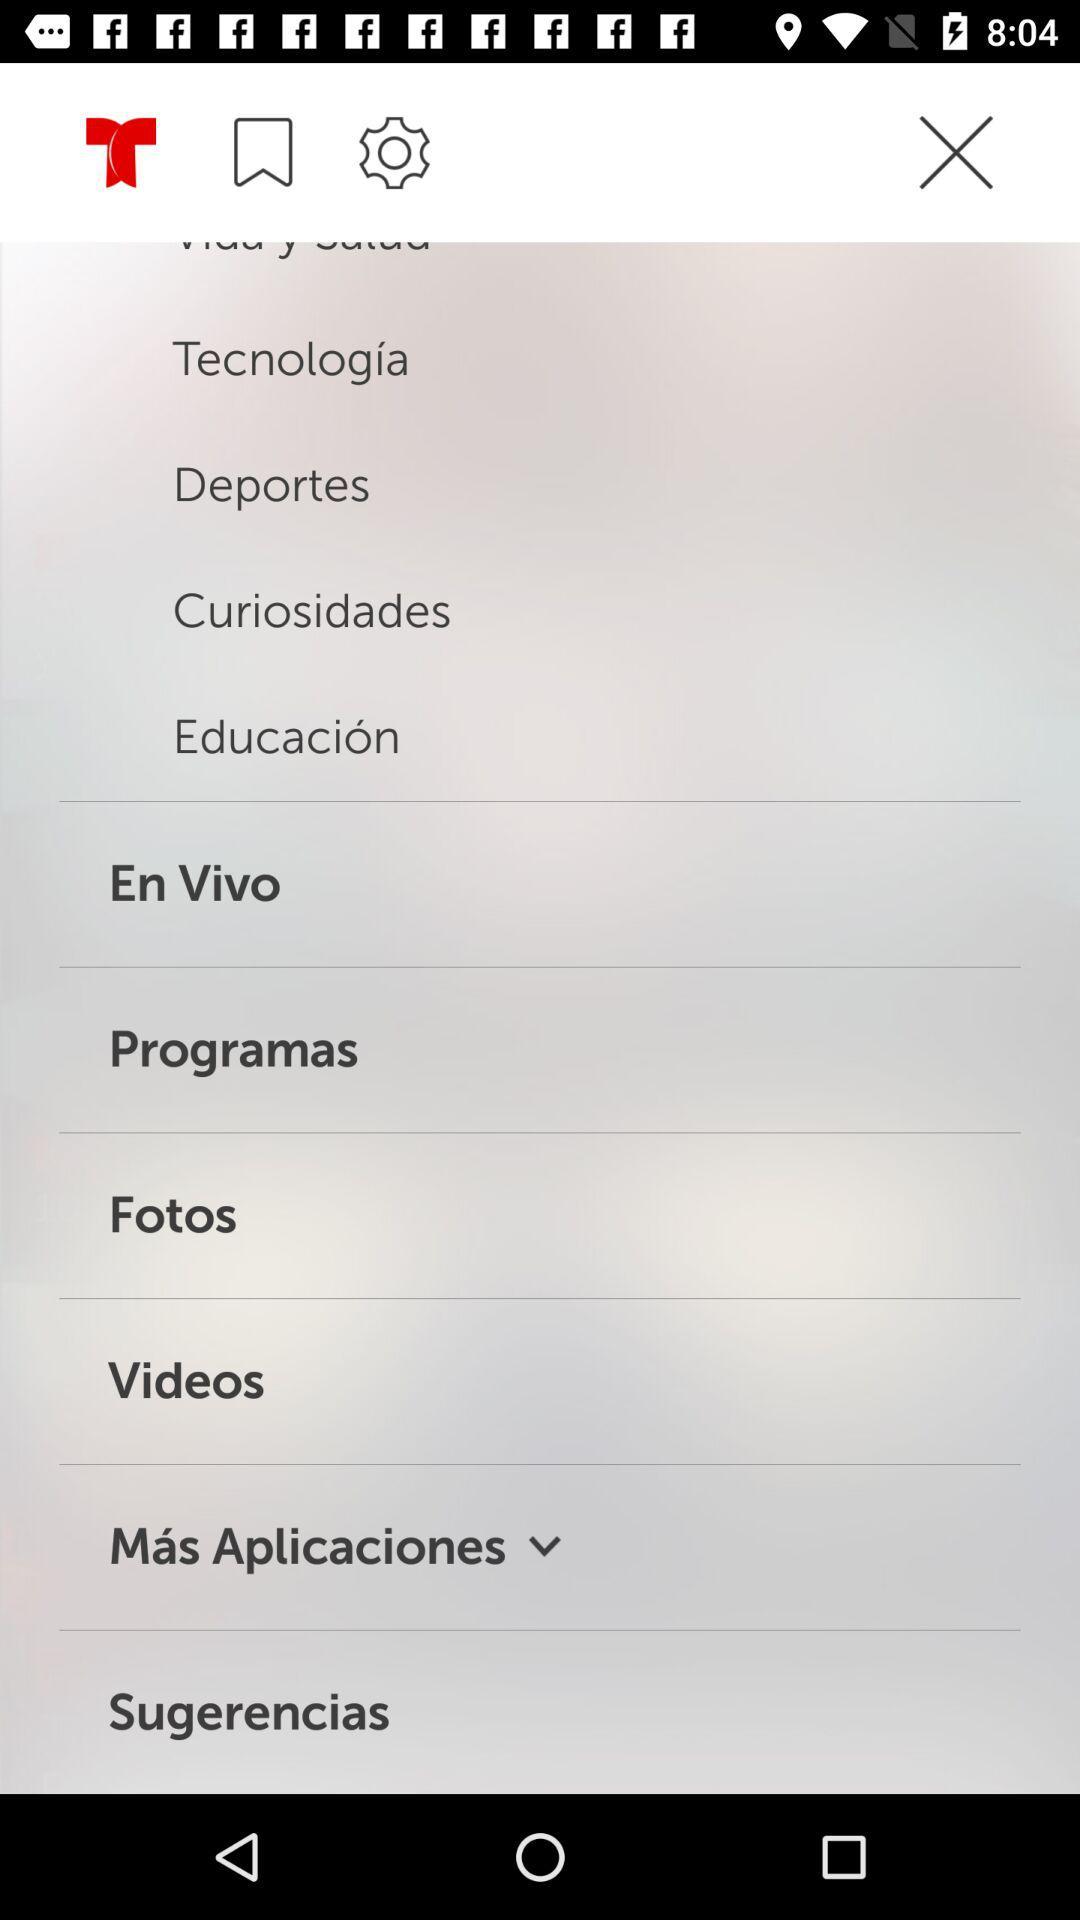 The width and height of the screenshot is (1080, 1920). Describe the element at coordinates (994, 153) in the screenshot. I see `the close icon` at that location.